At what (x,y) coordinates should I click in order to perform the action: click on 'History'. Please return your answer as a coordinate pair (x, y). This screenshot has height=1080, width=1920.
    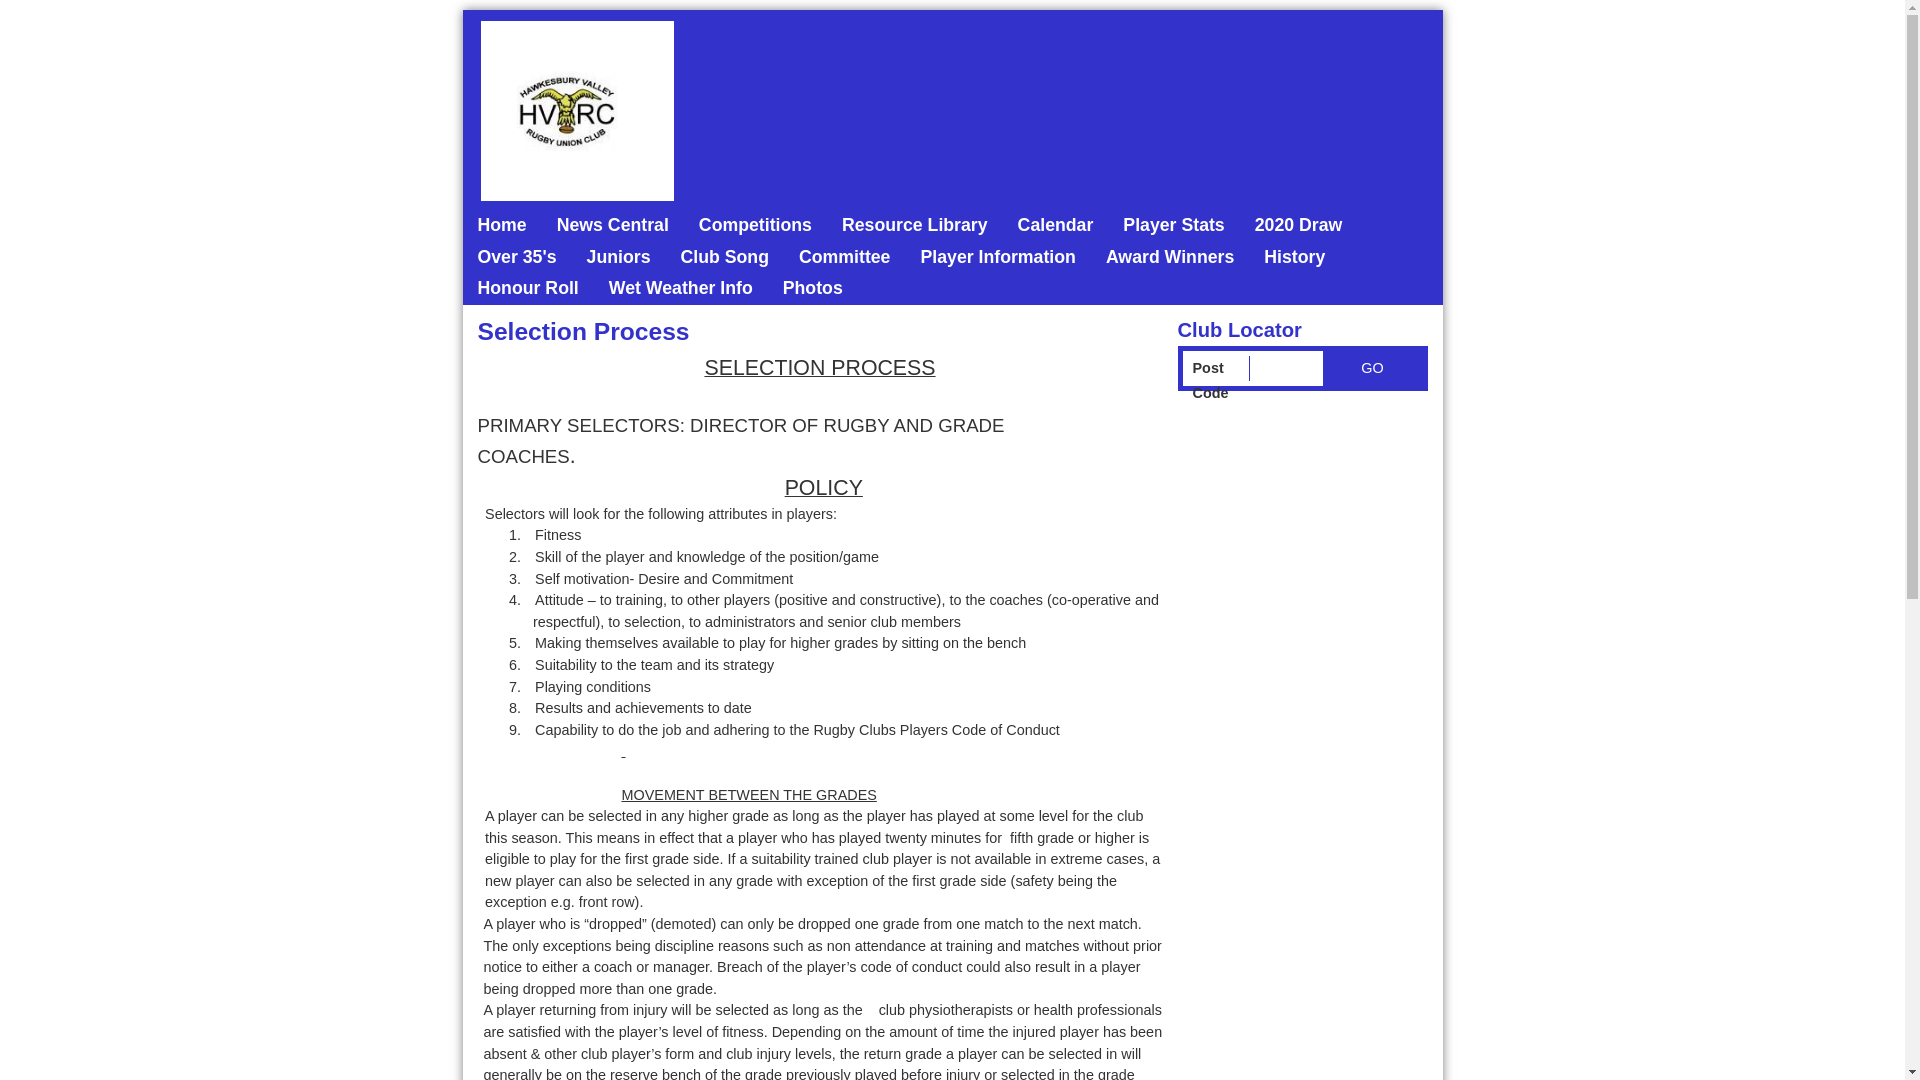
    Looking at the image, I should click on (1294, 257).